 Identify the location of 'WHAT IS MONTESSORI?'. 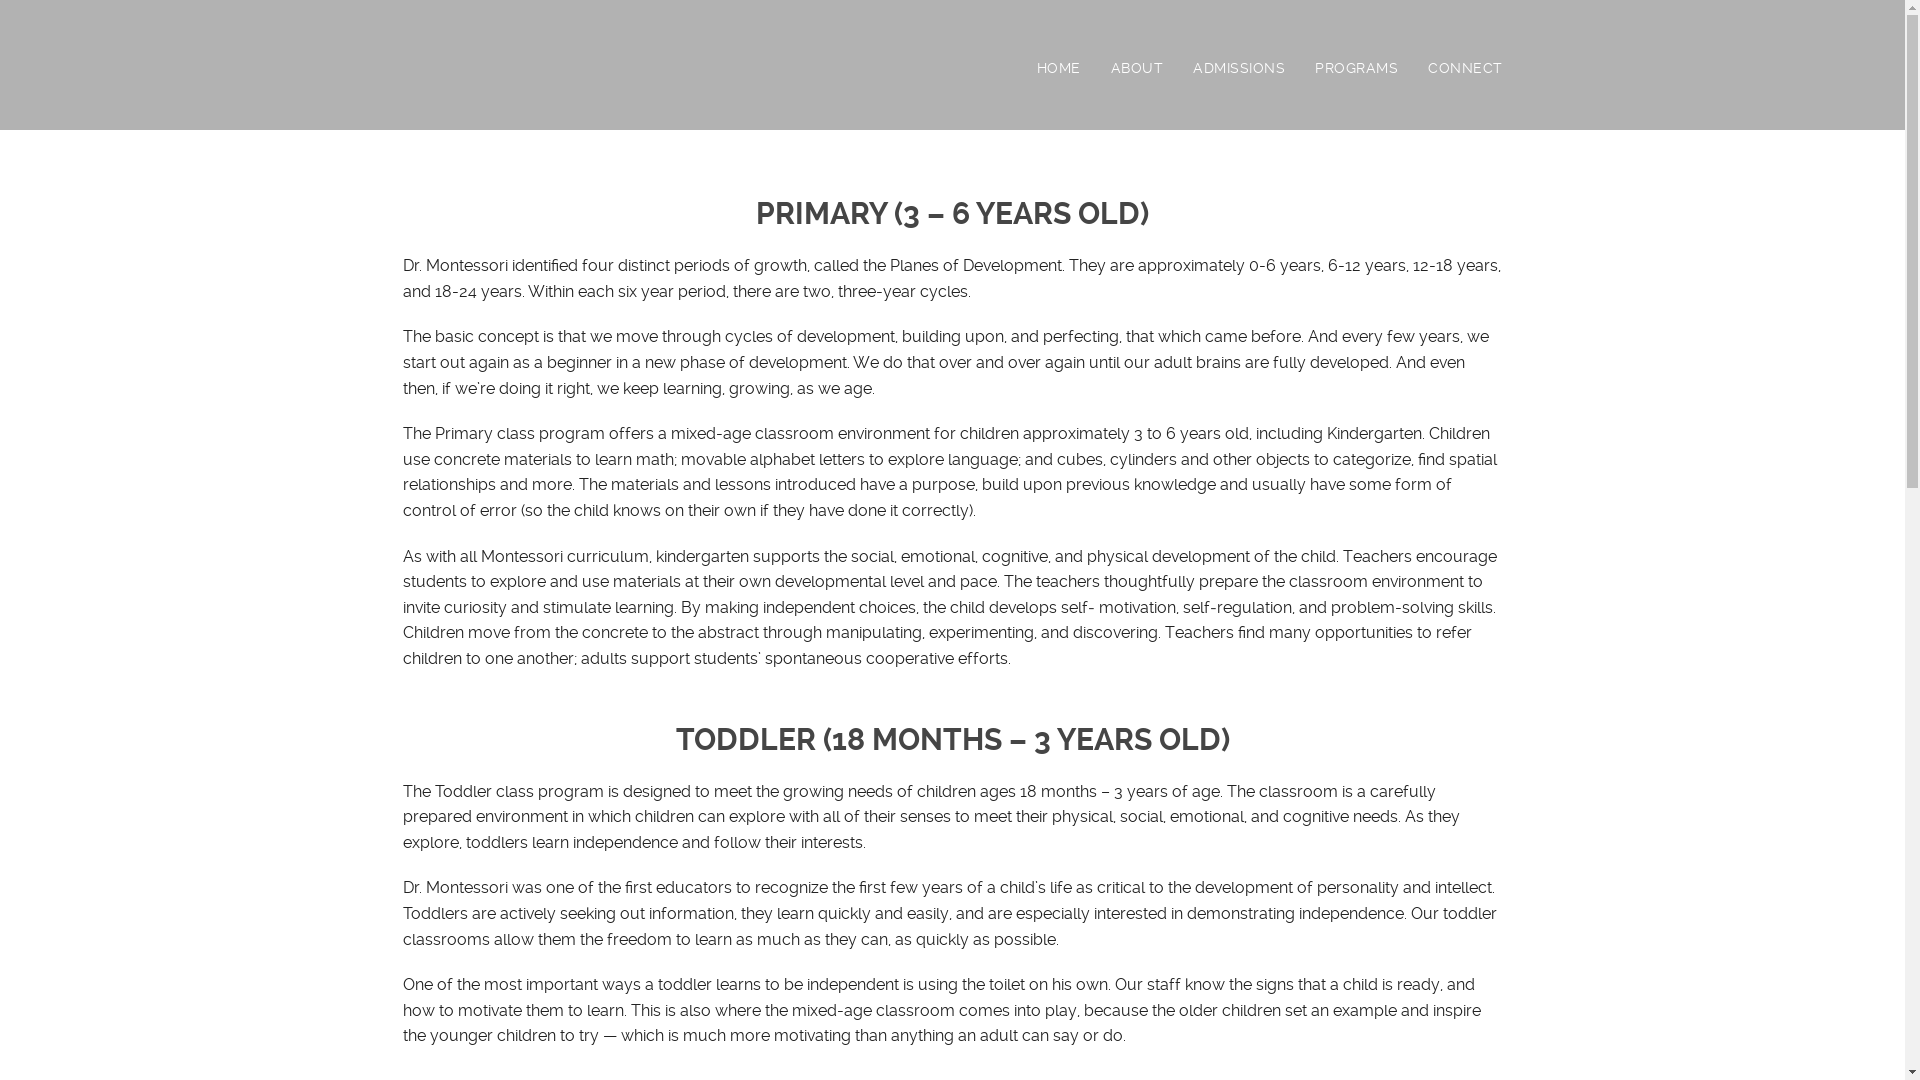
(1151, 118).